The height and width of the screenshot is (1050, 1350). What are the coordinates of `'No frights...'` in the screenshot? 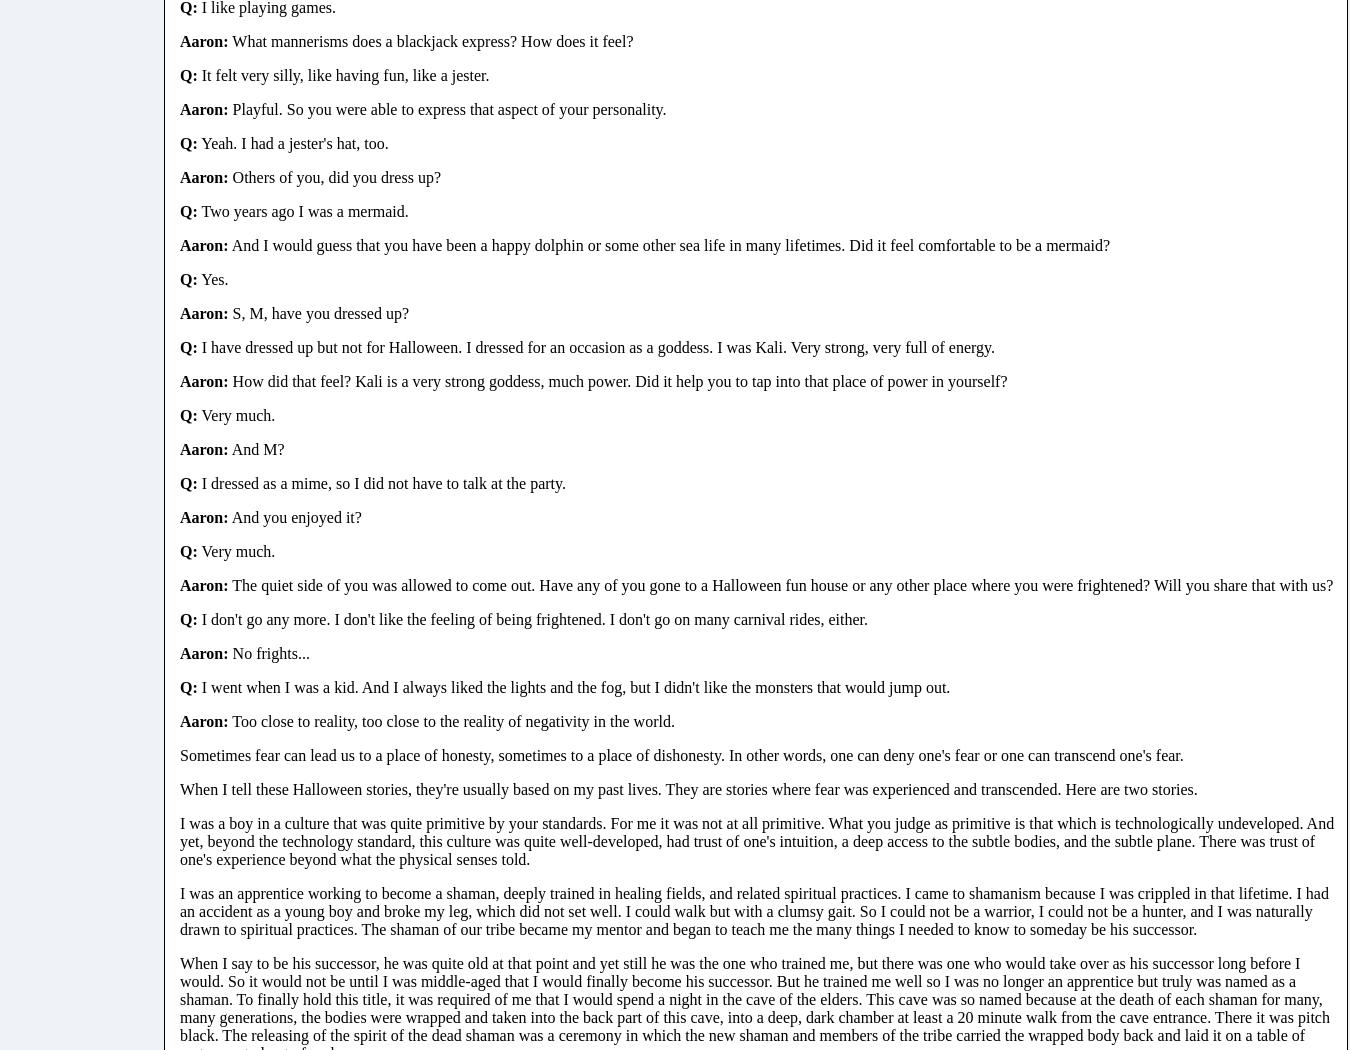 It's located at (267, 651).